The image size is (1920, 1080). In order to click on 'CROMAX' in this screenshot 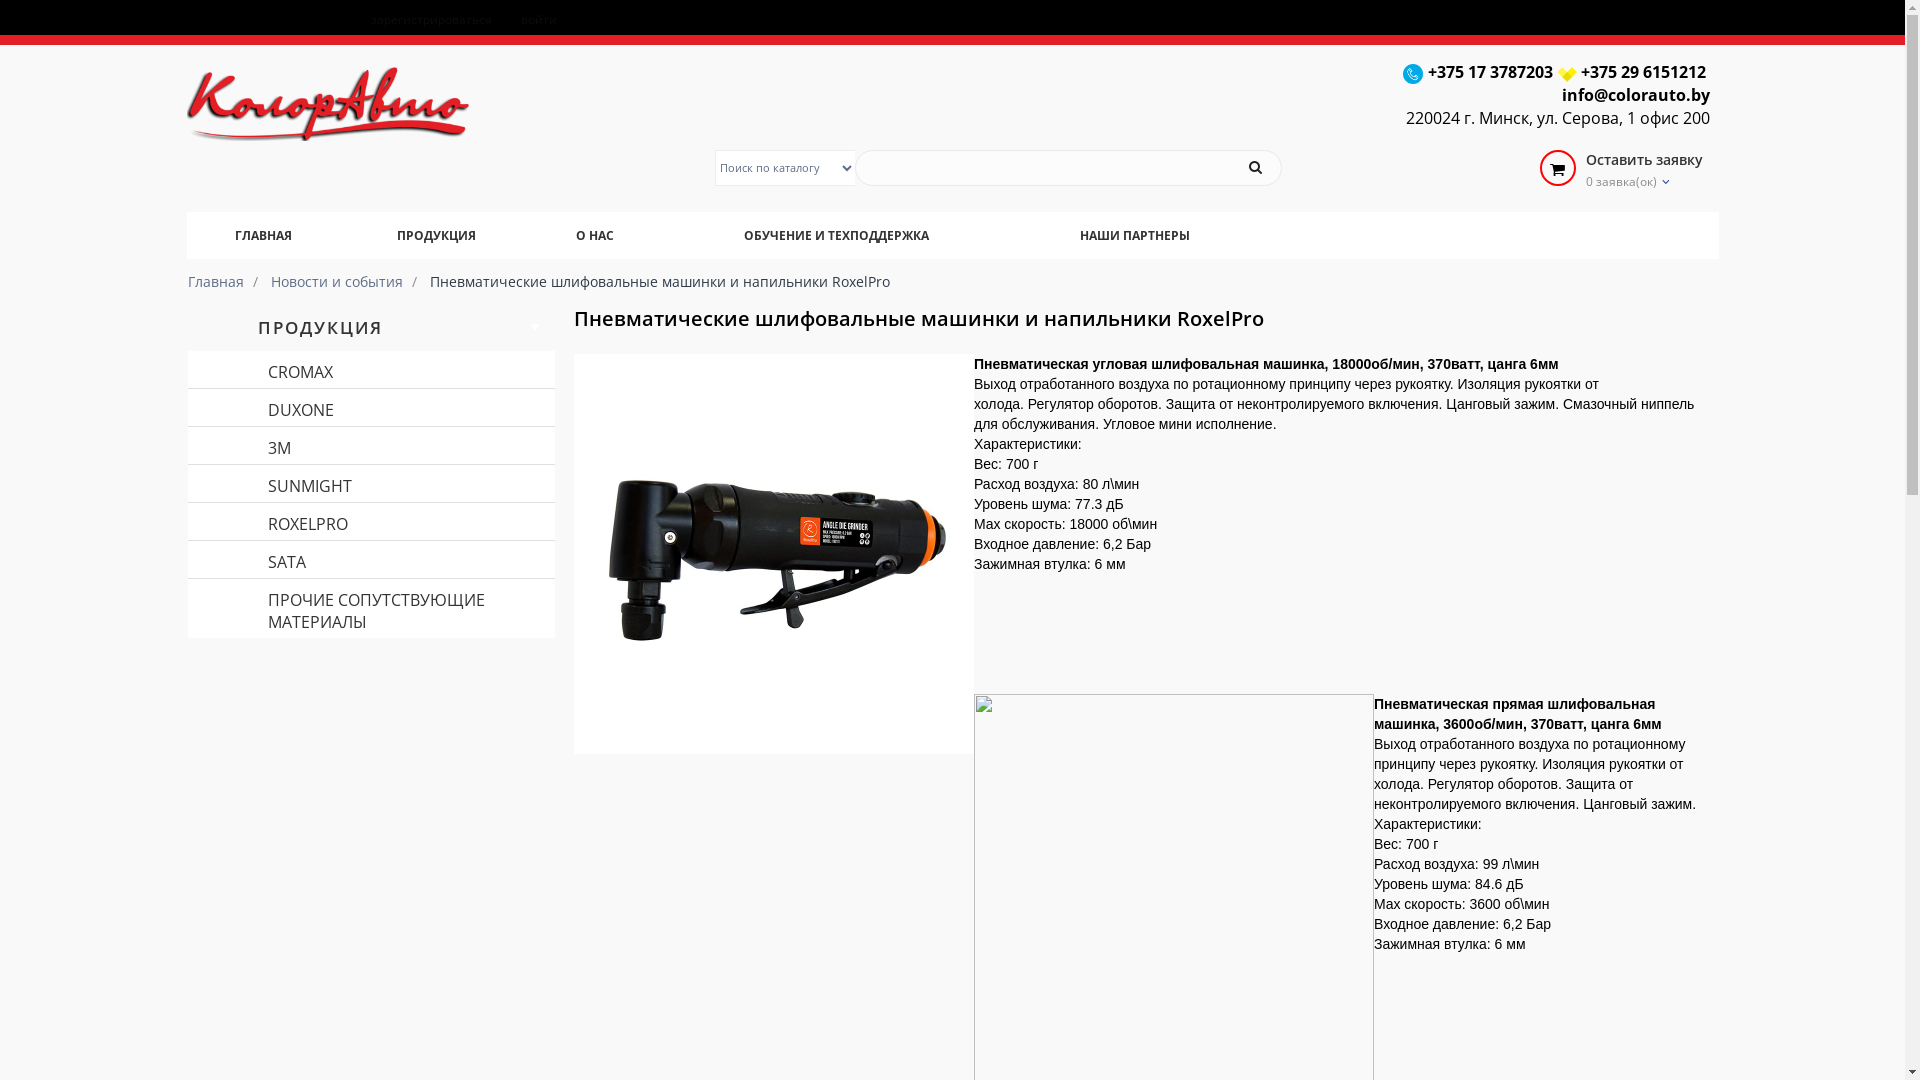, I will do `click(372, 370)`.